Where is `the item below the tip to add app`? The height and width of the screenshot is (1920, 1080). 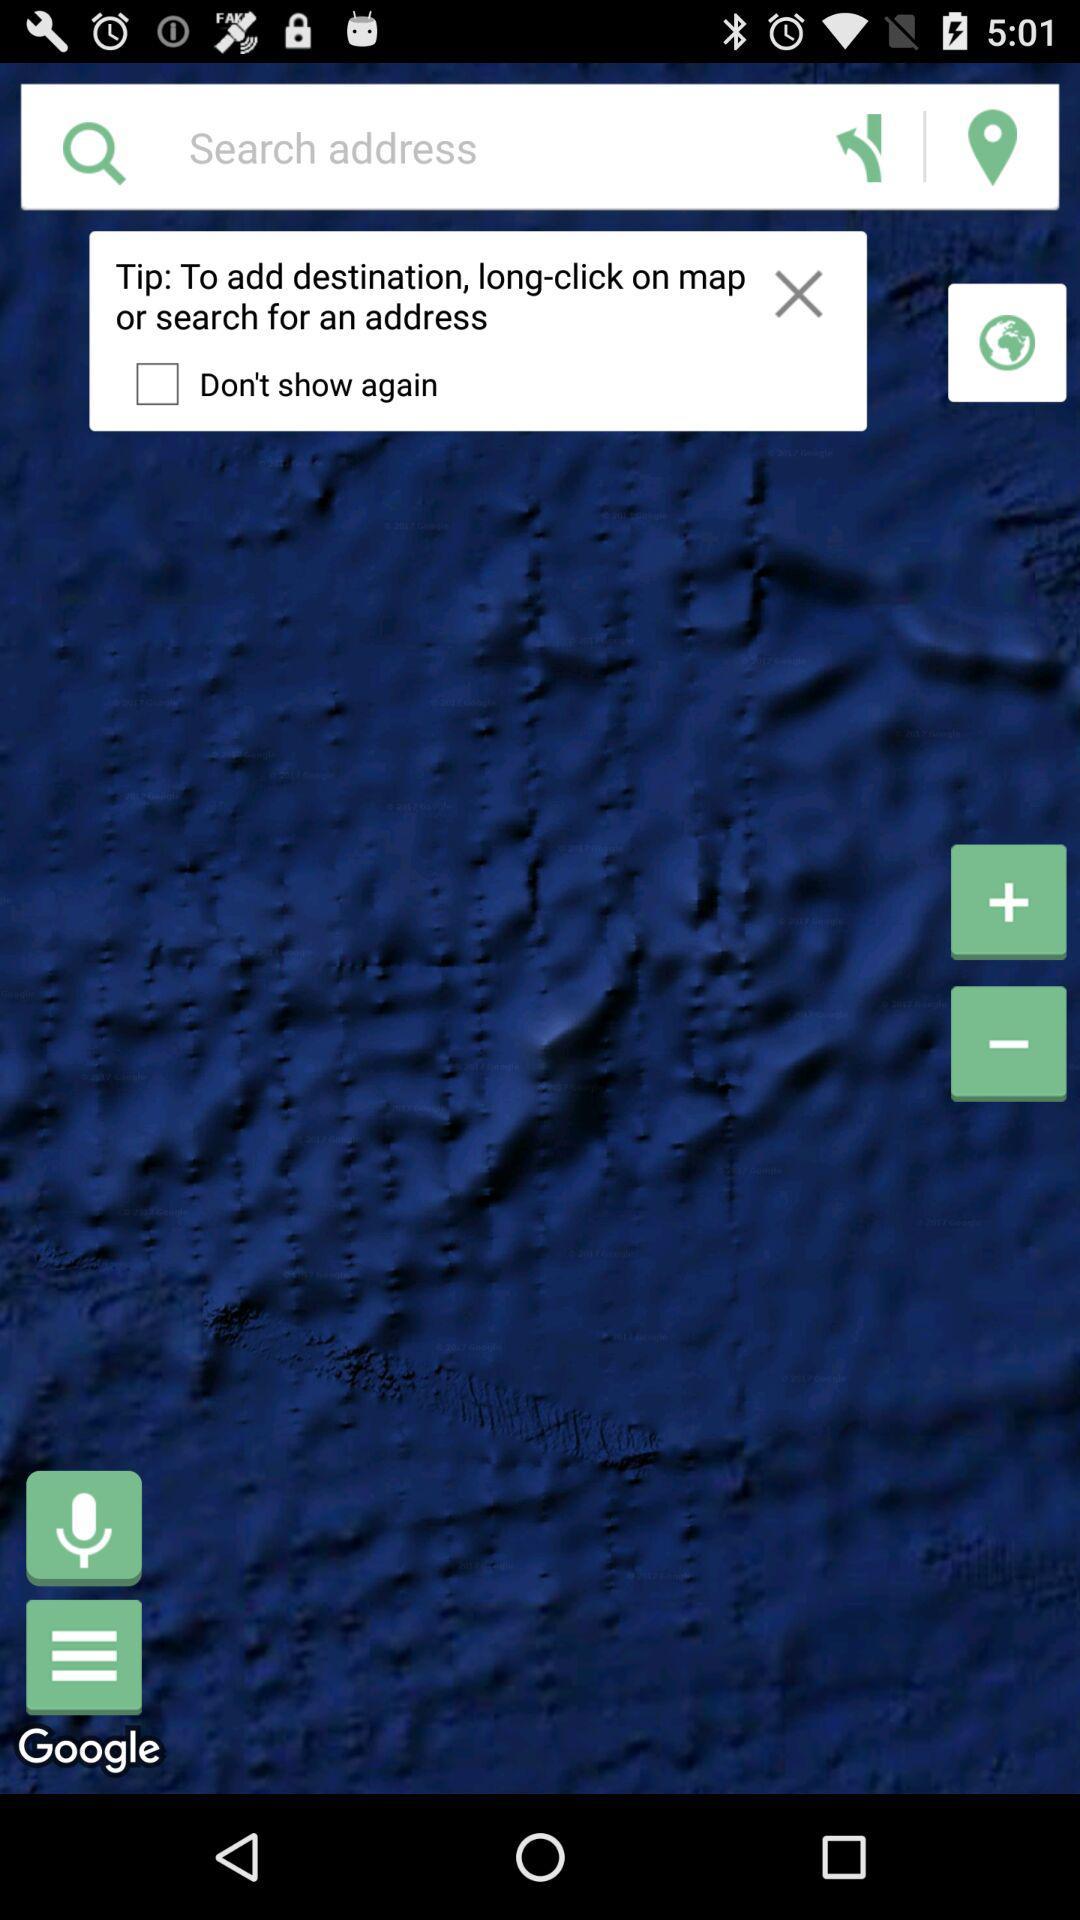
the item below the tip to add app is located at coordinates (276, 384).